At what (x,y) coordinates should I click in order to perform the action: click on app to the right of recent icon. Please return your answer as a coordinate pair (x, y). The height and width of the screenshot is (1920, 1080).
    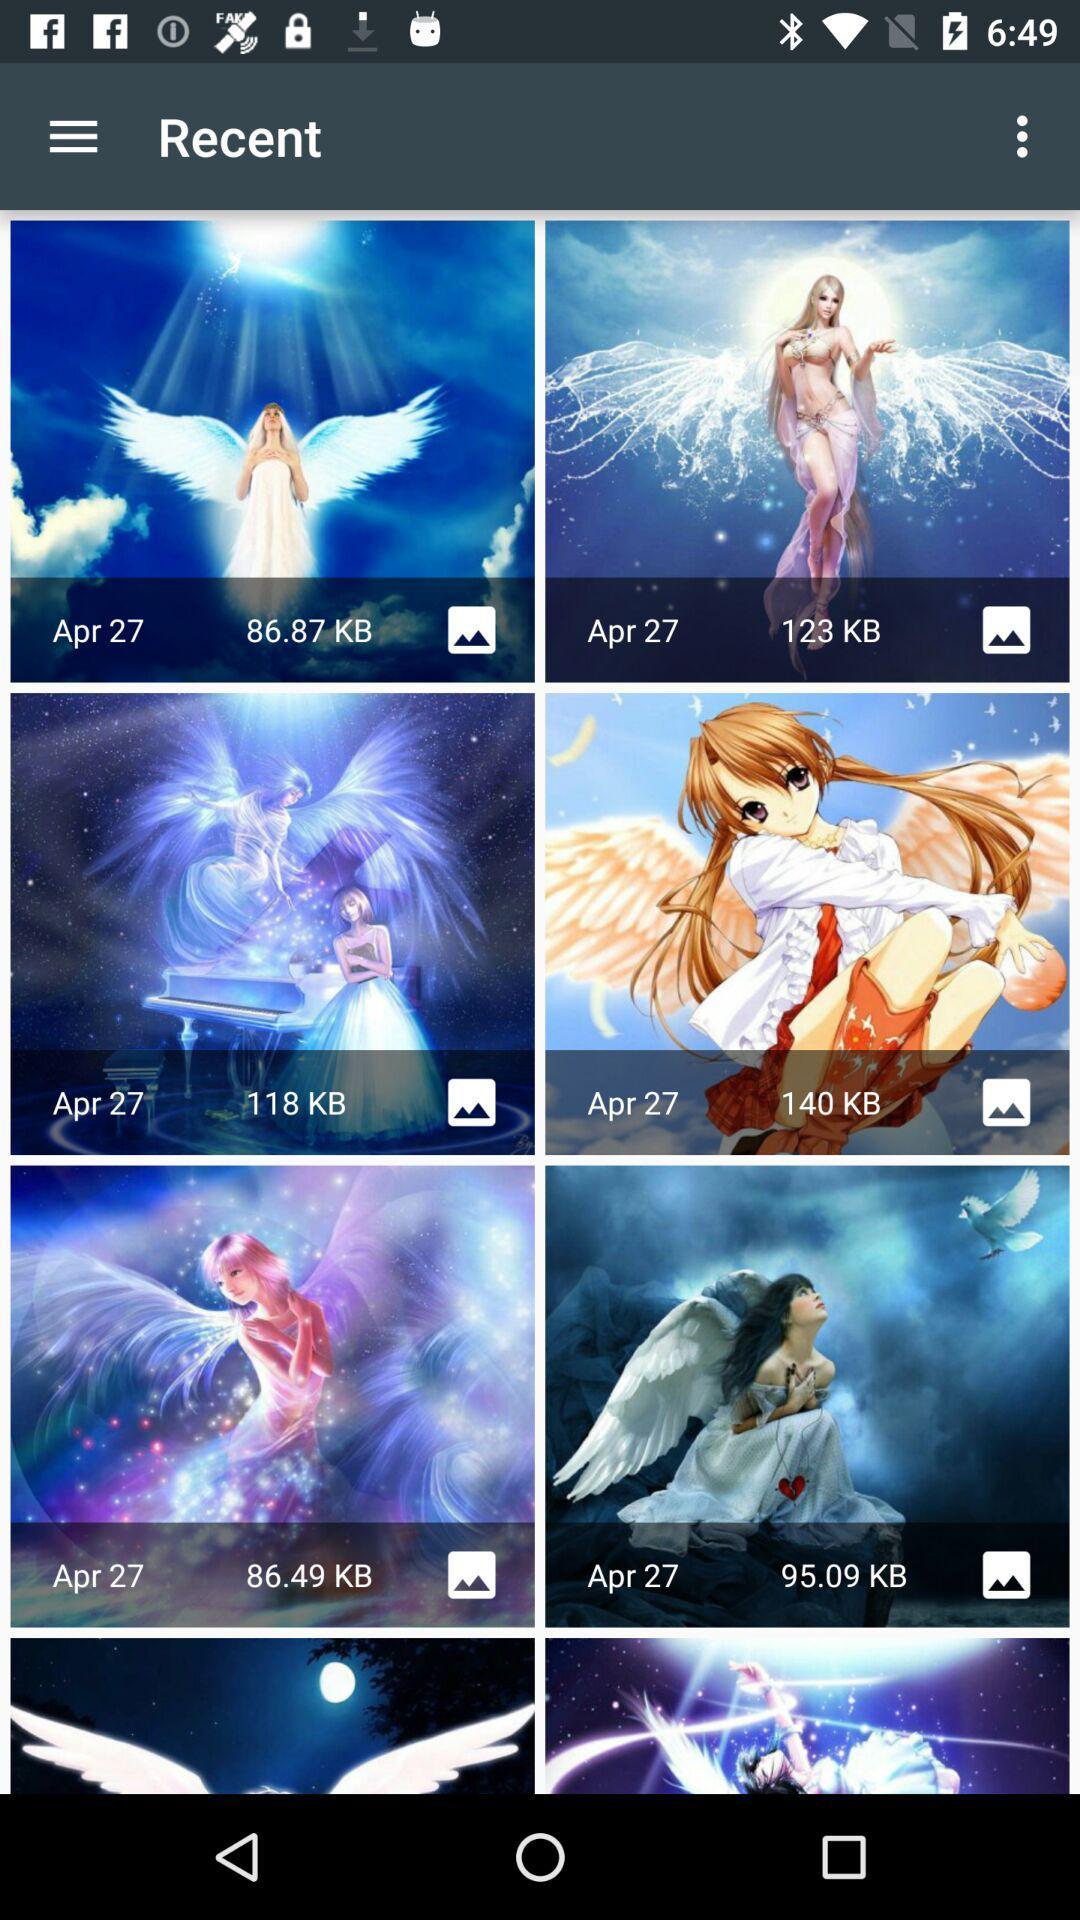
    Looking at the image, I should click on (1027, 135).